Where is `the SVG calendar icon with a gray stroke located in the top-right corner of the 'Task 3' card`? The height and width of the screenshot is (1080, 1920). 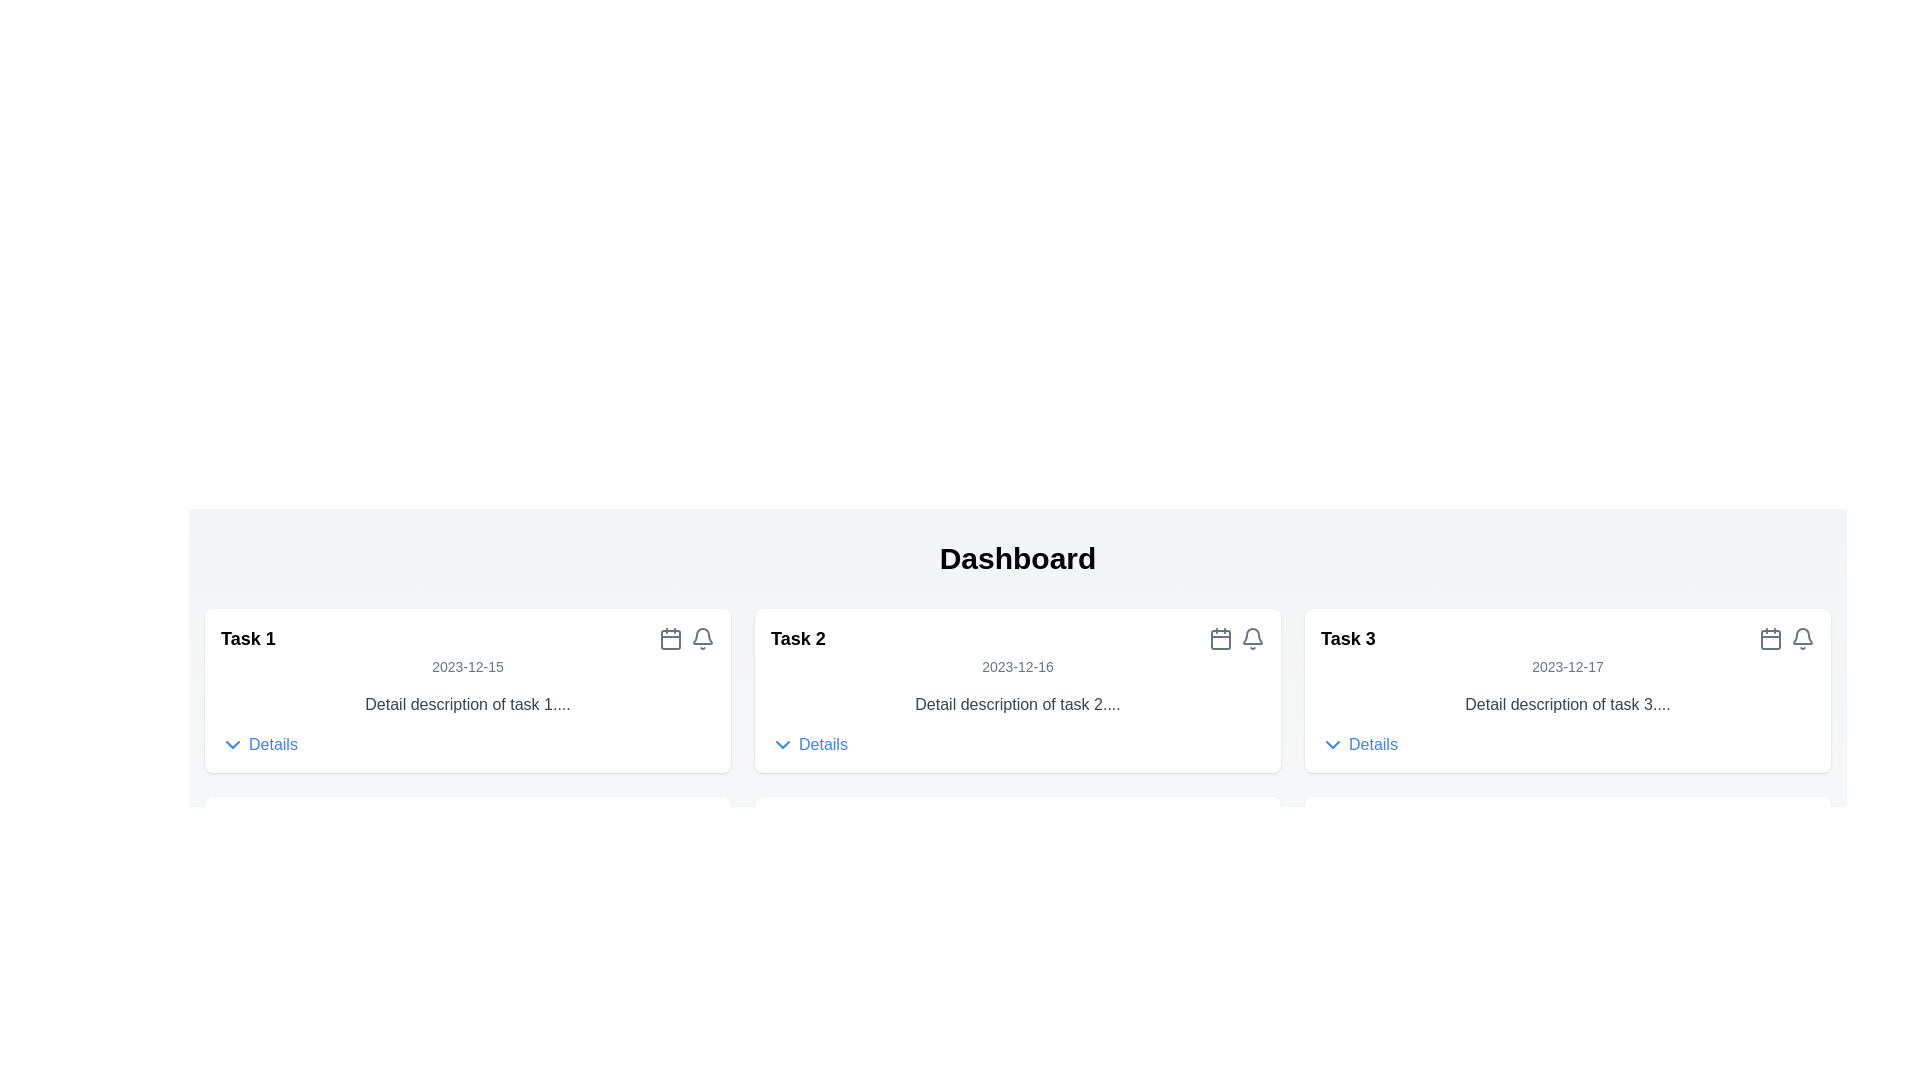 the SVG calendar icon with a gray stroke located in the top-right corner of the 'Task 3' card is located at coordinates (1771, 639).